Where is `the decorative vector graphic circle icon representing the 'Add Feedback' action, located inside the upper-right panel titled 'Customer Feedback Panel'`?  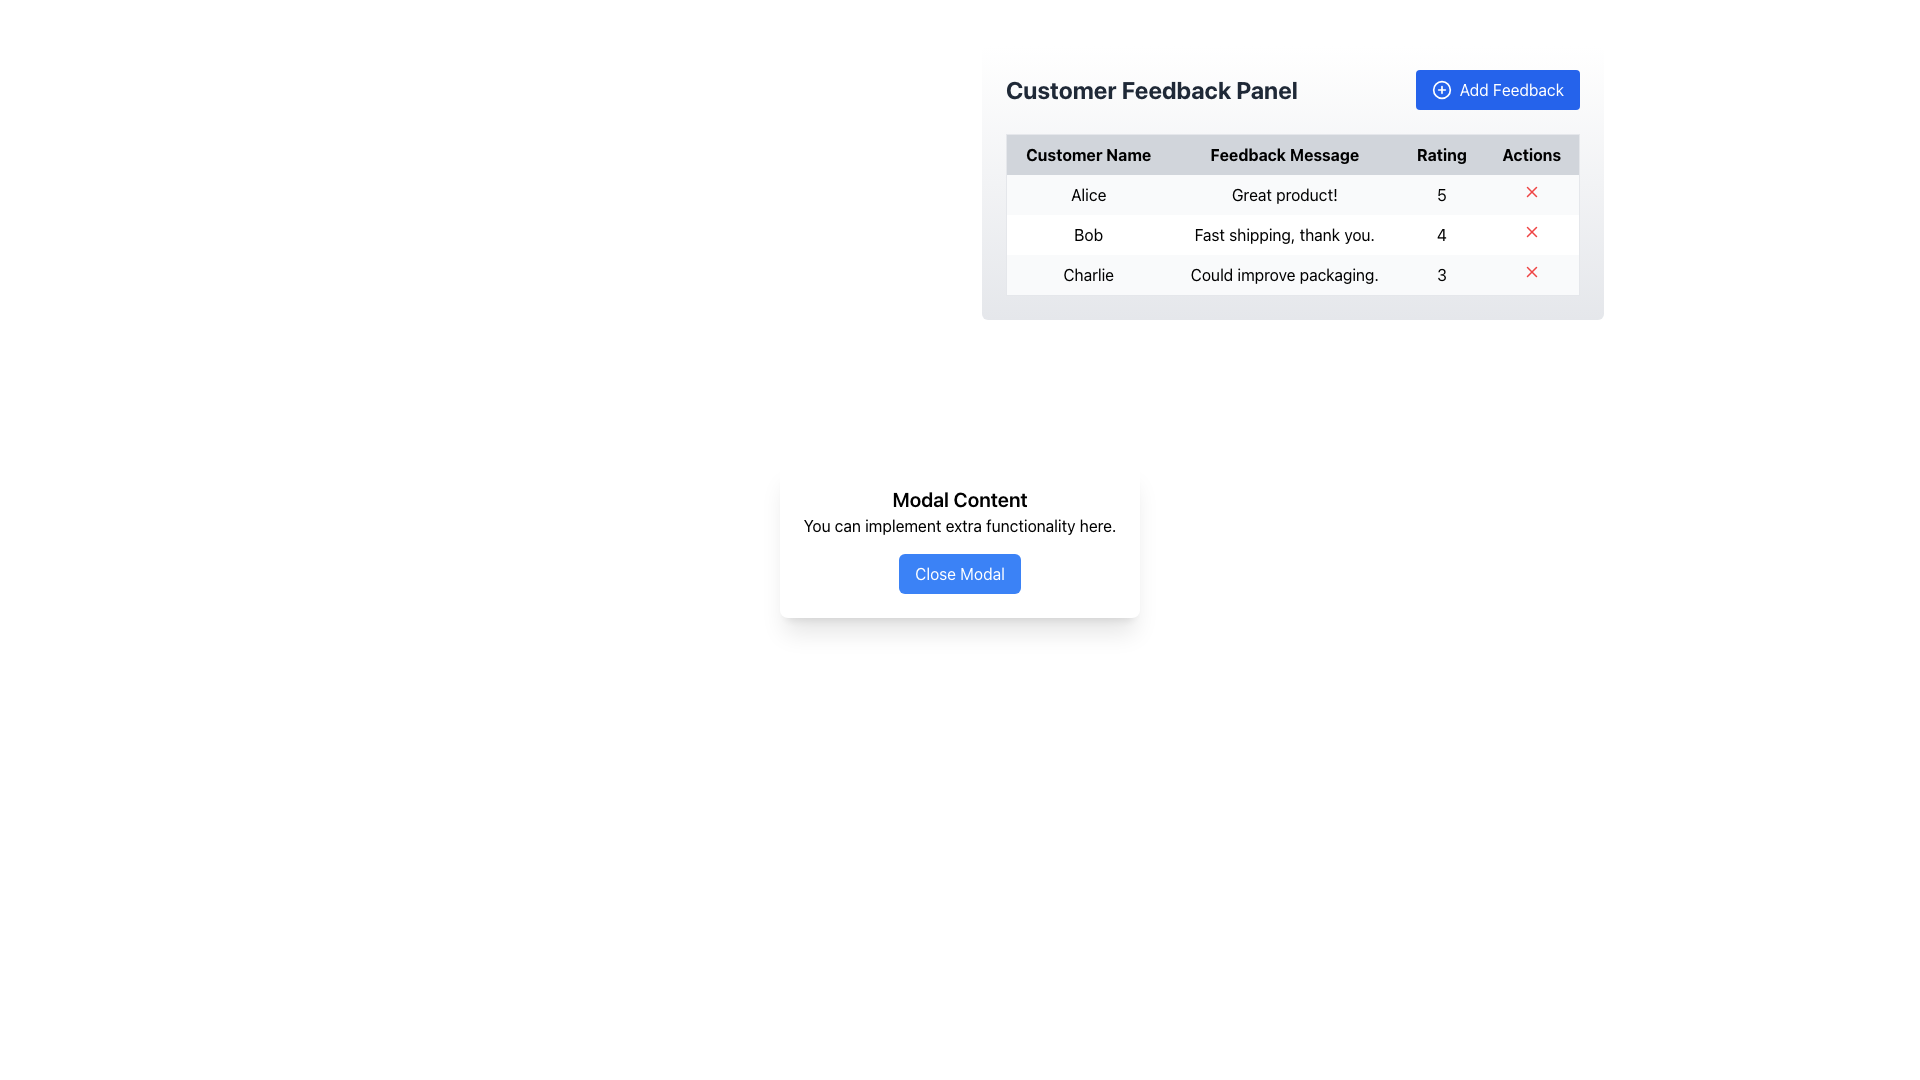
the decorative vector graphic circle icon representing the 'Add Feedback' action, located inside the upper-right panel titled 'Customer Feedback Panel' is located at coordinates (1441, 88).